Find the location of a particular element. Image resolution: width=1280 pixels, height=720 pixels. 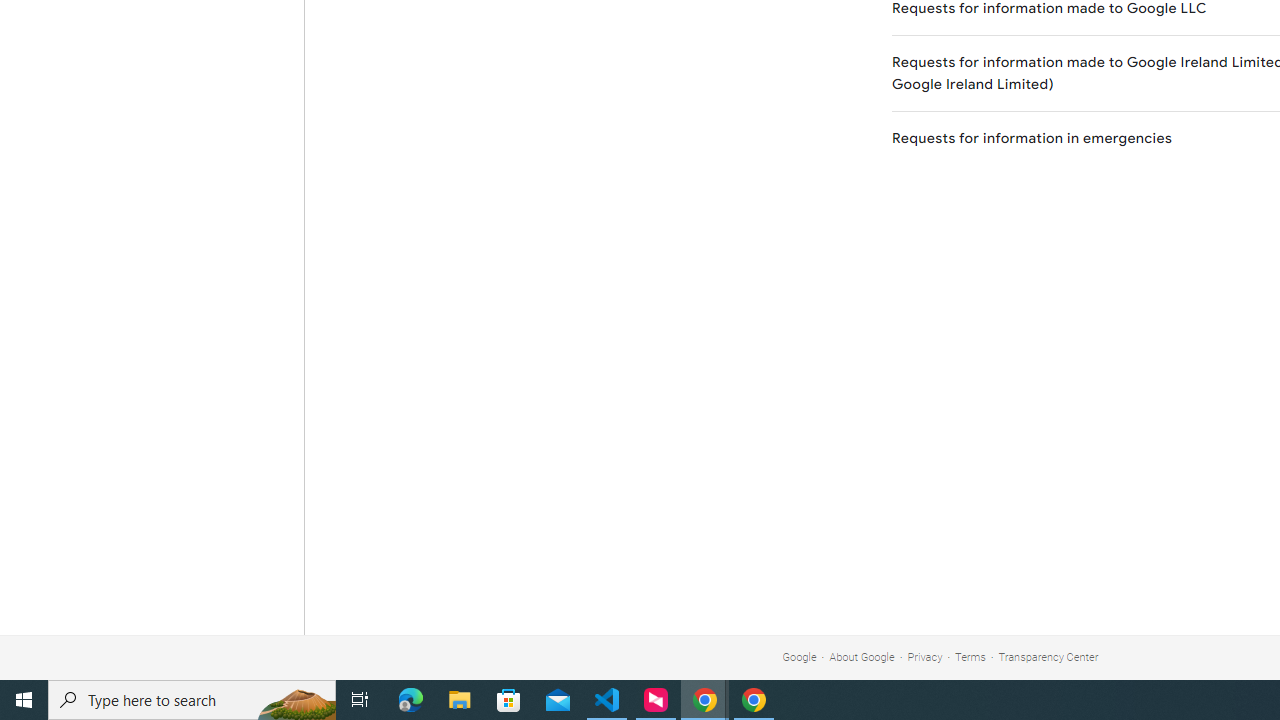

'Transparency Center' is located at coordinates (1047, 657).